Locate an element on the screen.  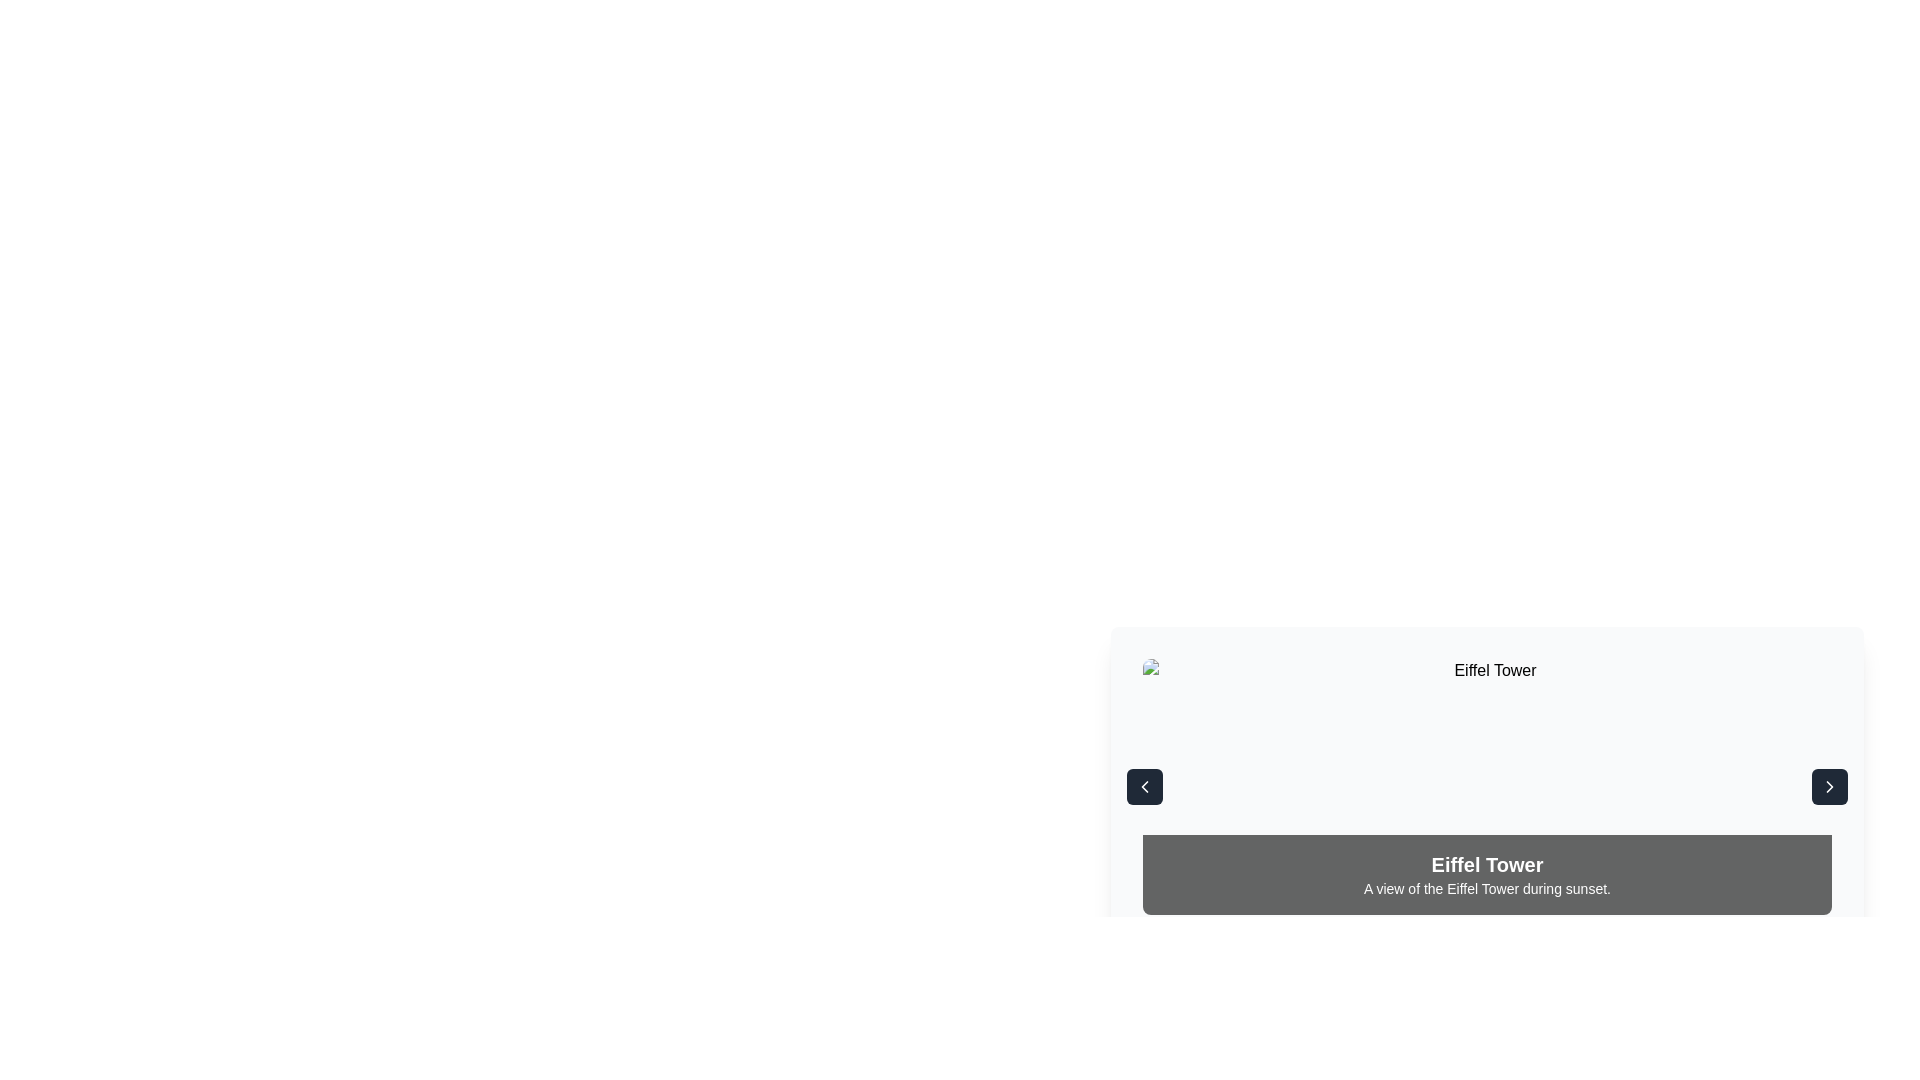
the 'next' navigation button, which is a dark rectangular button with rounded corners and a rightward-pointing chevron icon, located at the far-right side of its containing section is located at coordinates (1829, 785).